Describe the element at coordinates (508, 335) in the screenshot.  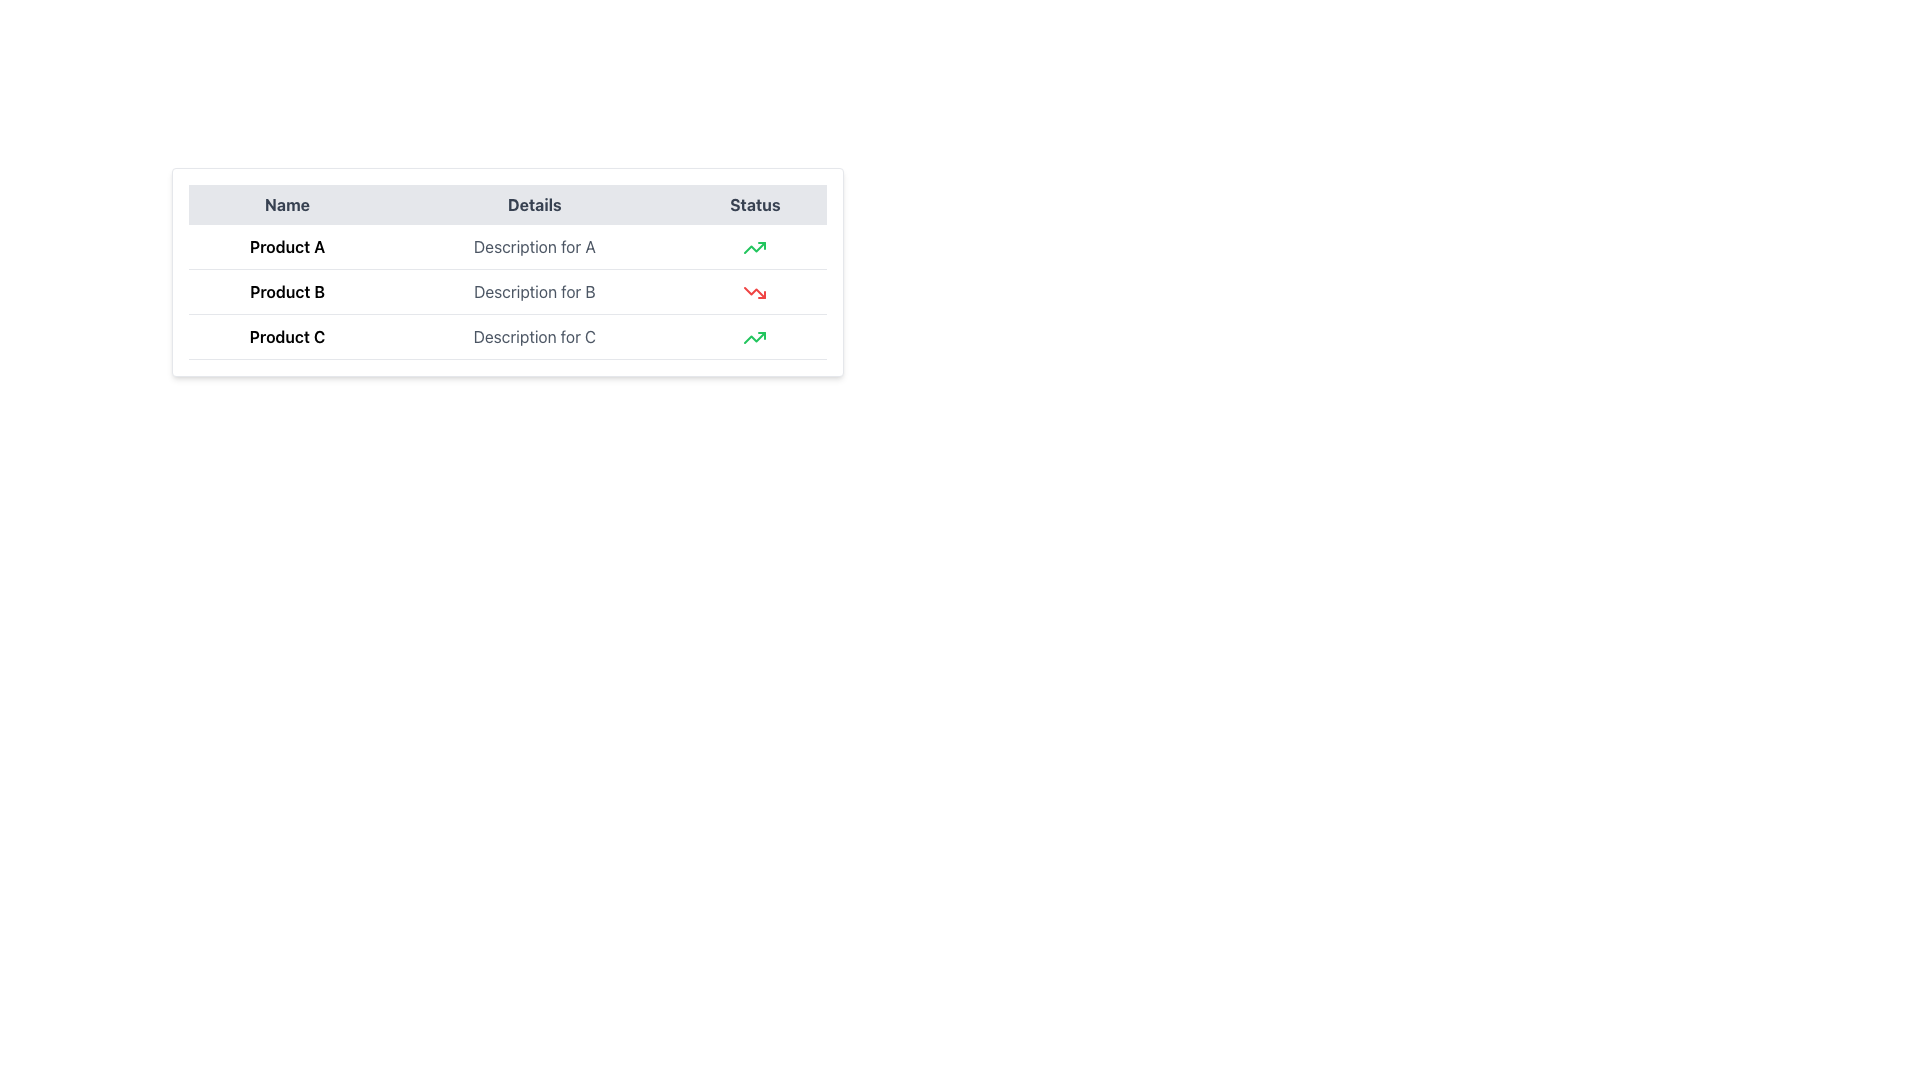
I see `the table row displaying information about 'Product C', which is the third row in the table below 'Product A' and 'Product B'` at that location.